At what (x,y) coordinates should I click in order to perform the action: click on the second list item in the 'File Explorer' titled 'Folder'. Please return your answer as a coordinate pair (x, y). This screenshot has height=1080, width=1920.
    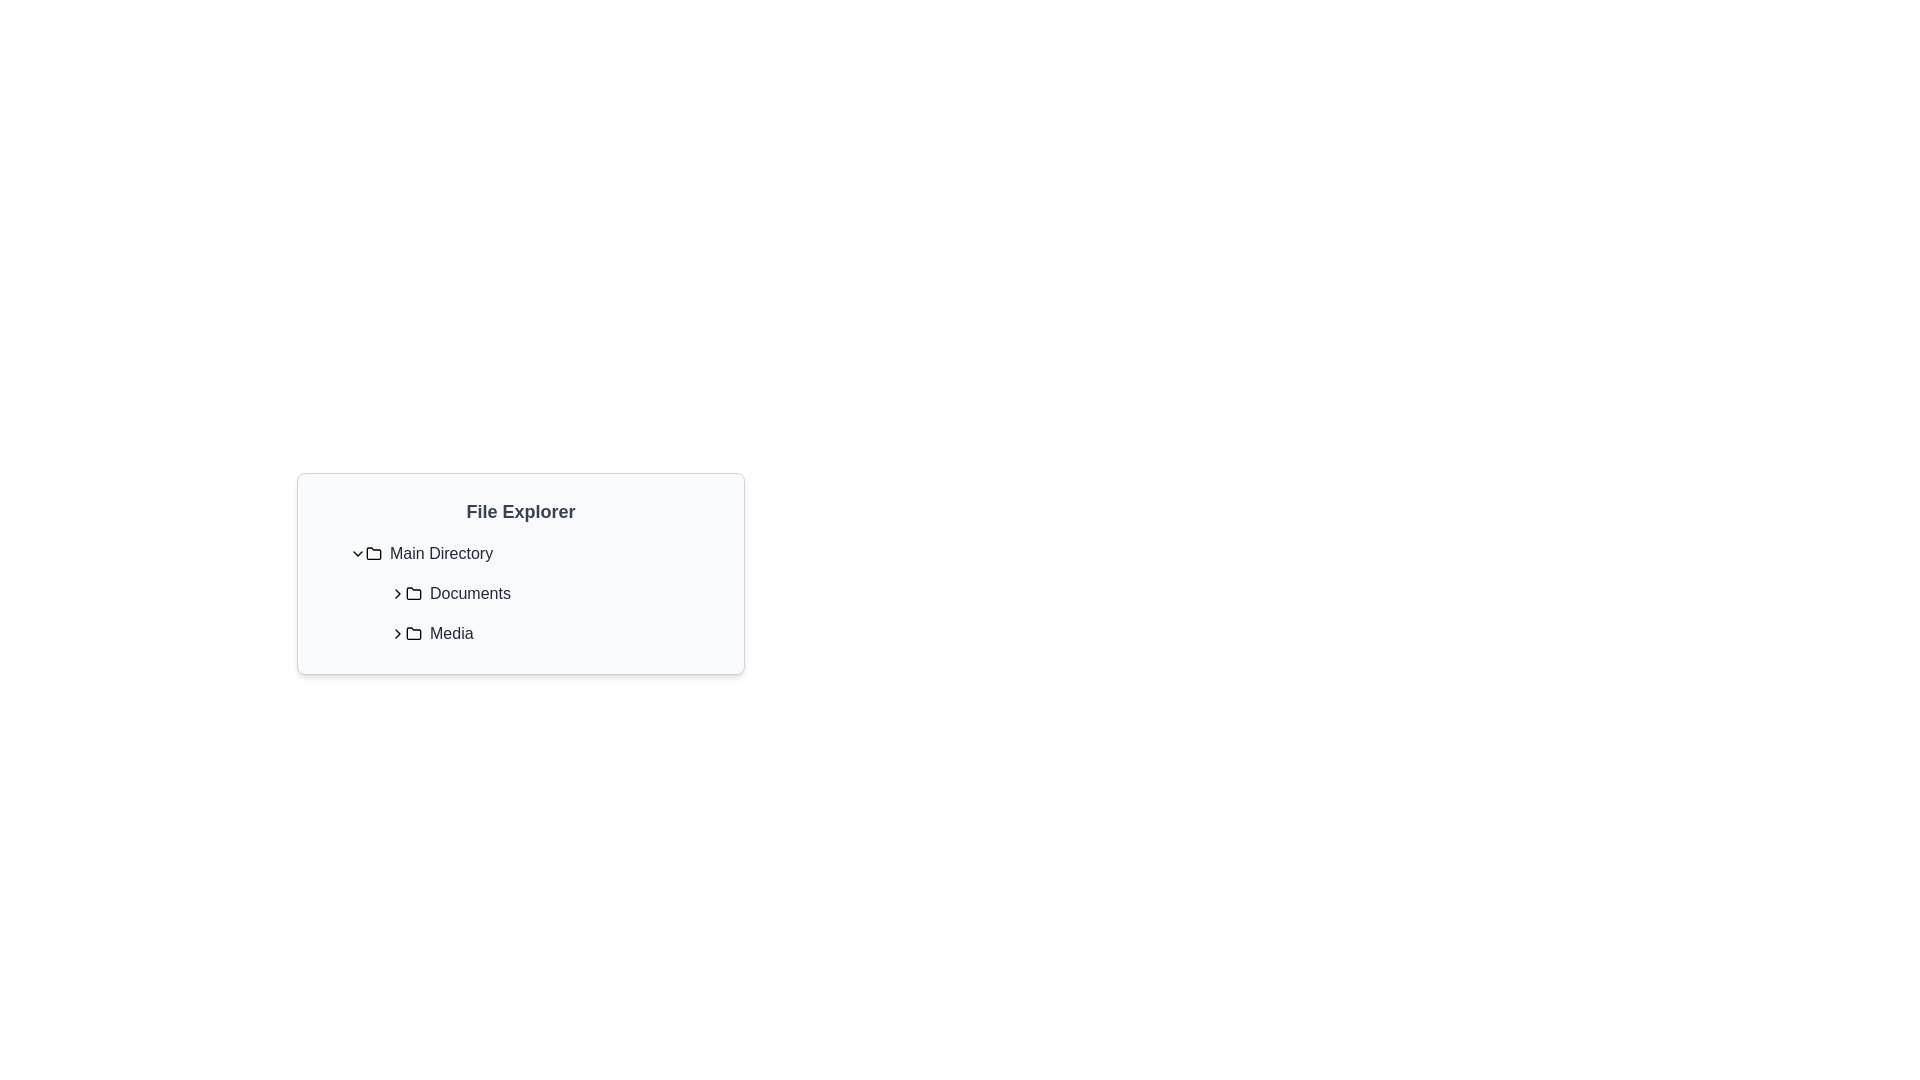
    Looking at the image, I should click on (548, 633).